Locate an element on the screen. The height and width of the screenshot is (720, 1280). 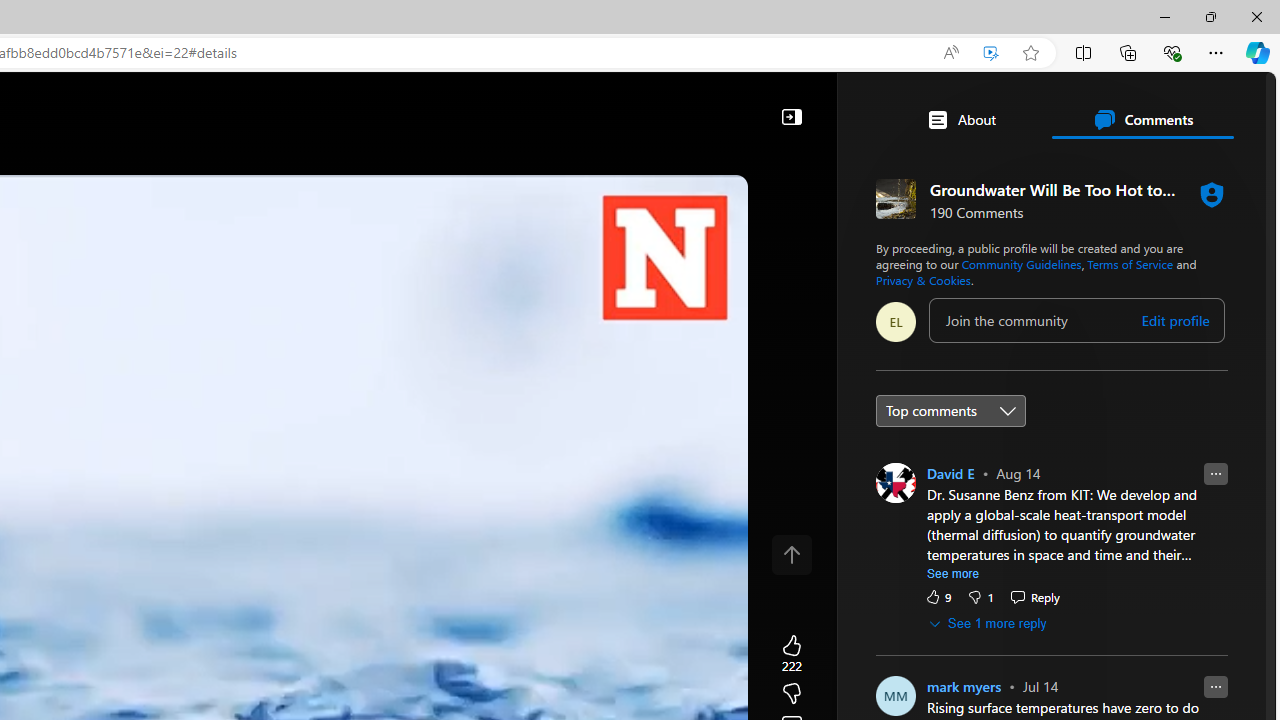
'comment-box' is located at coordinates (1076, 319).